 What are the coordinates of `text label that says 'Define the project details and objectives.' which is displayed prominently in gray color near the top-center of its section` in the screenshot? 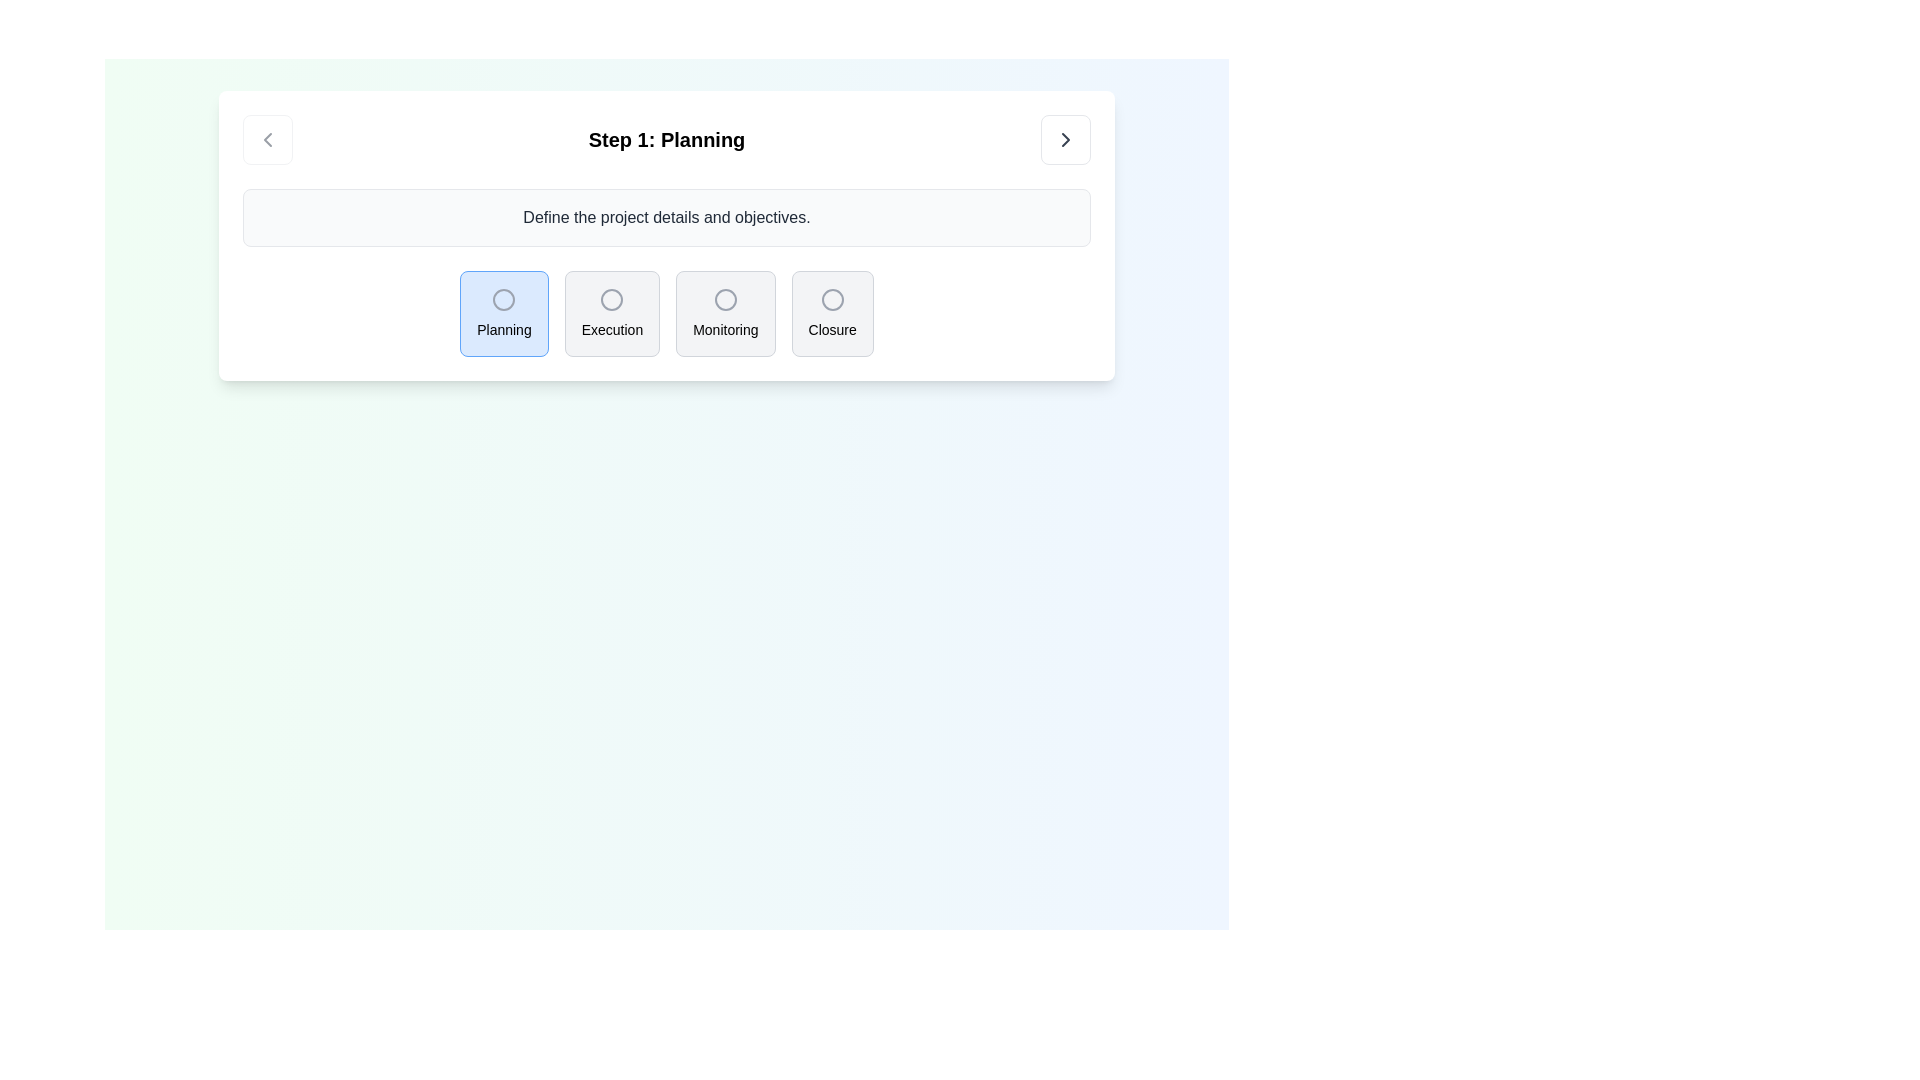 It's located at (667, 218).